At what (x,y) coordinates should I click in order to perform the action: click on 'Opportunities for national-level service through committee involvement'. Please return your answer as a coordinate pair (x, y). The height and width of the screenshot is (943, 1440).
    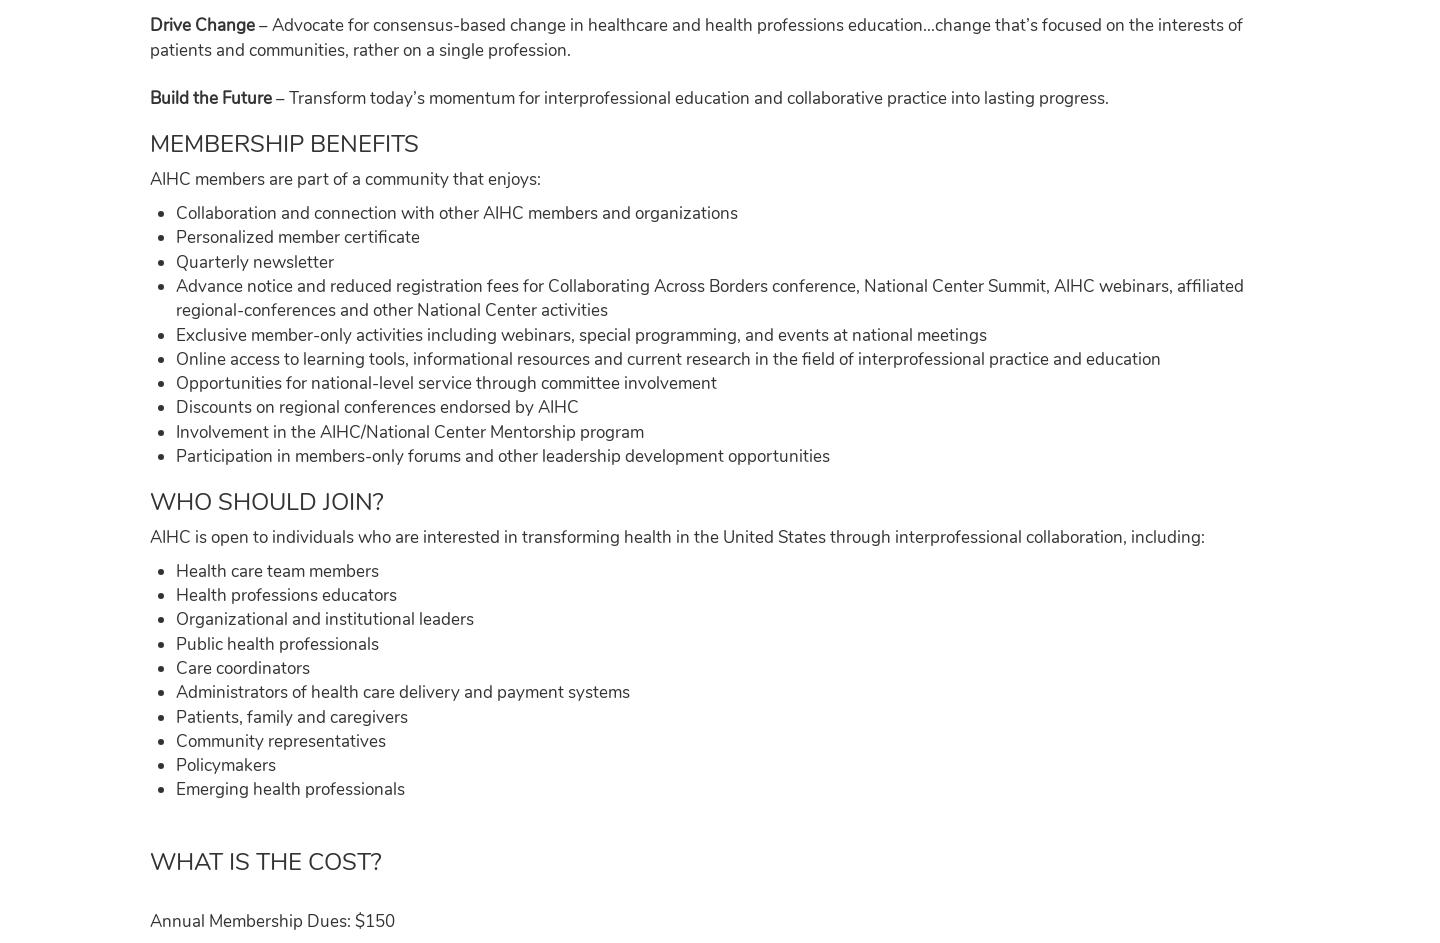
    Looking at the image, I should click on (173, 382).